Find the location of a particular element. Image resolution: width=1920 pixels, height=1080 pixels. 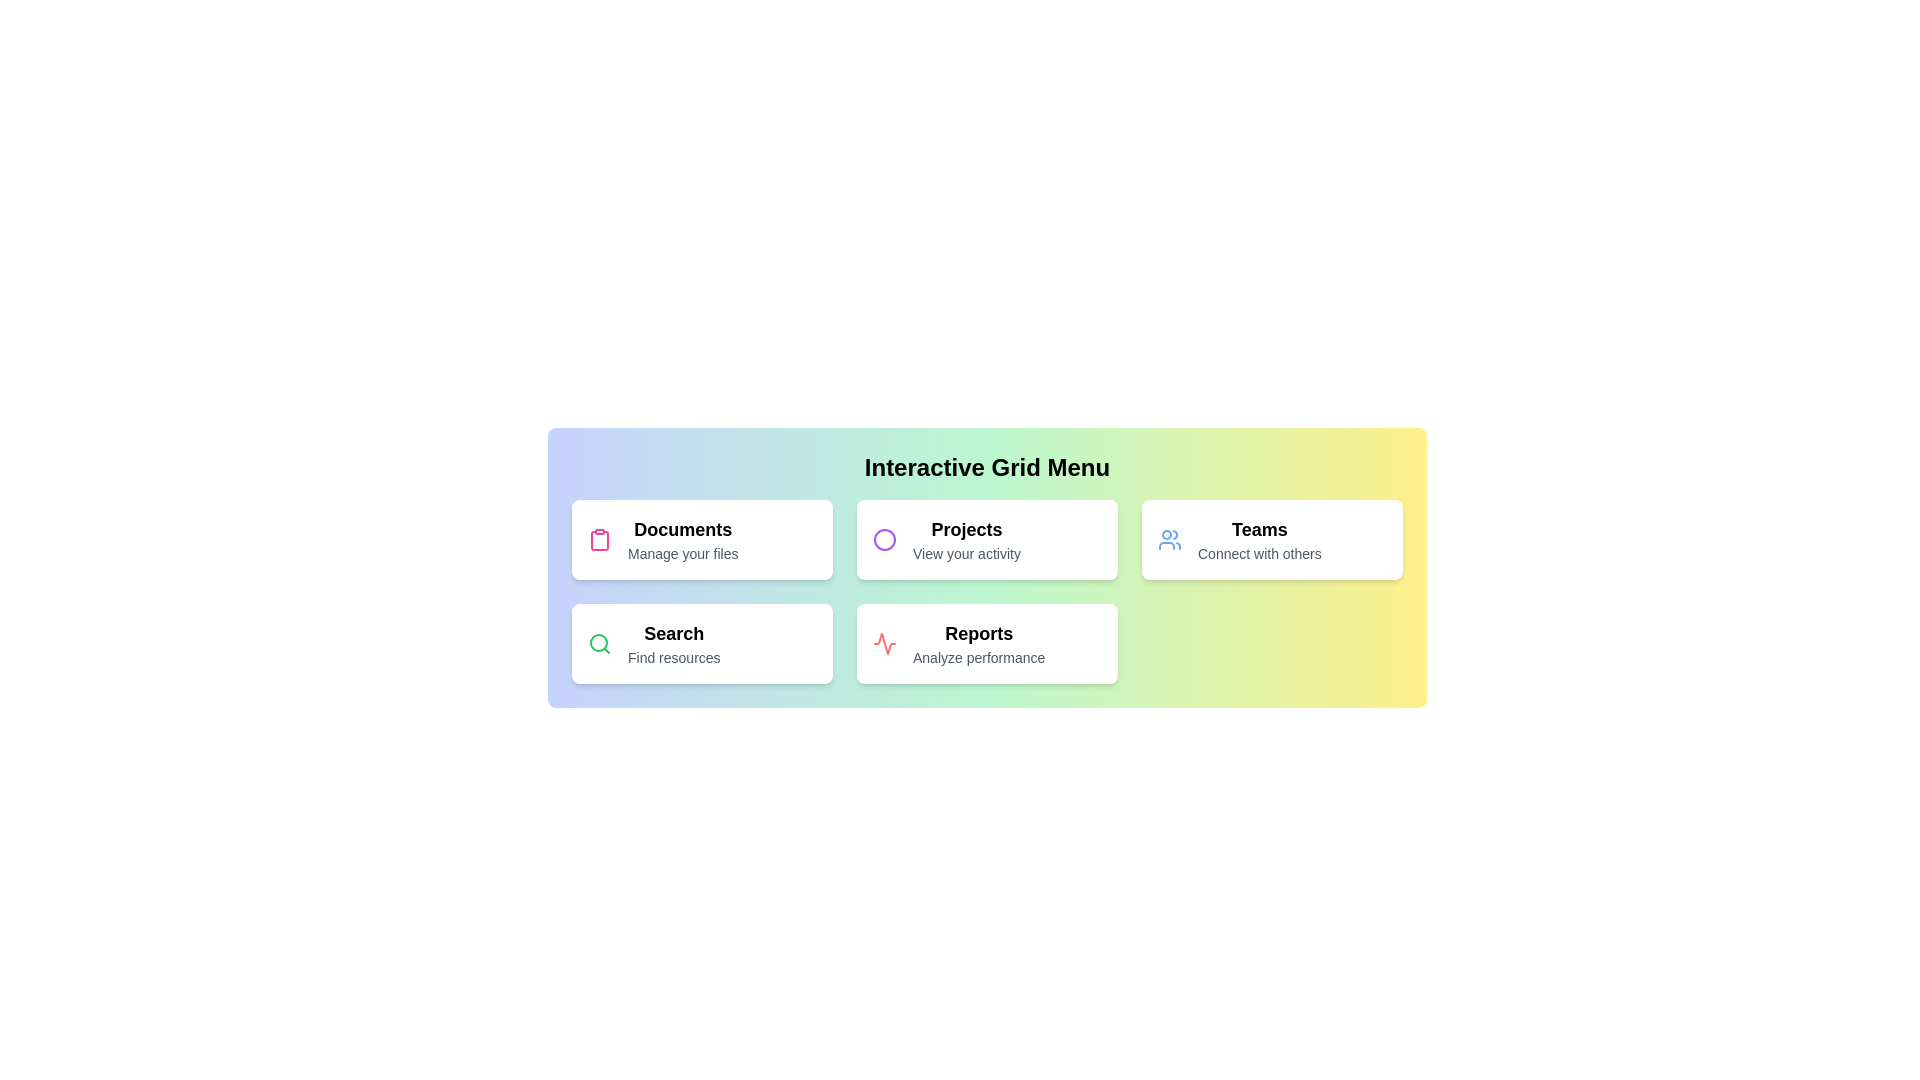

the grid item labeled Projects to observe the hover effect is located at coordinates (987, 540).